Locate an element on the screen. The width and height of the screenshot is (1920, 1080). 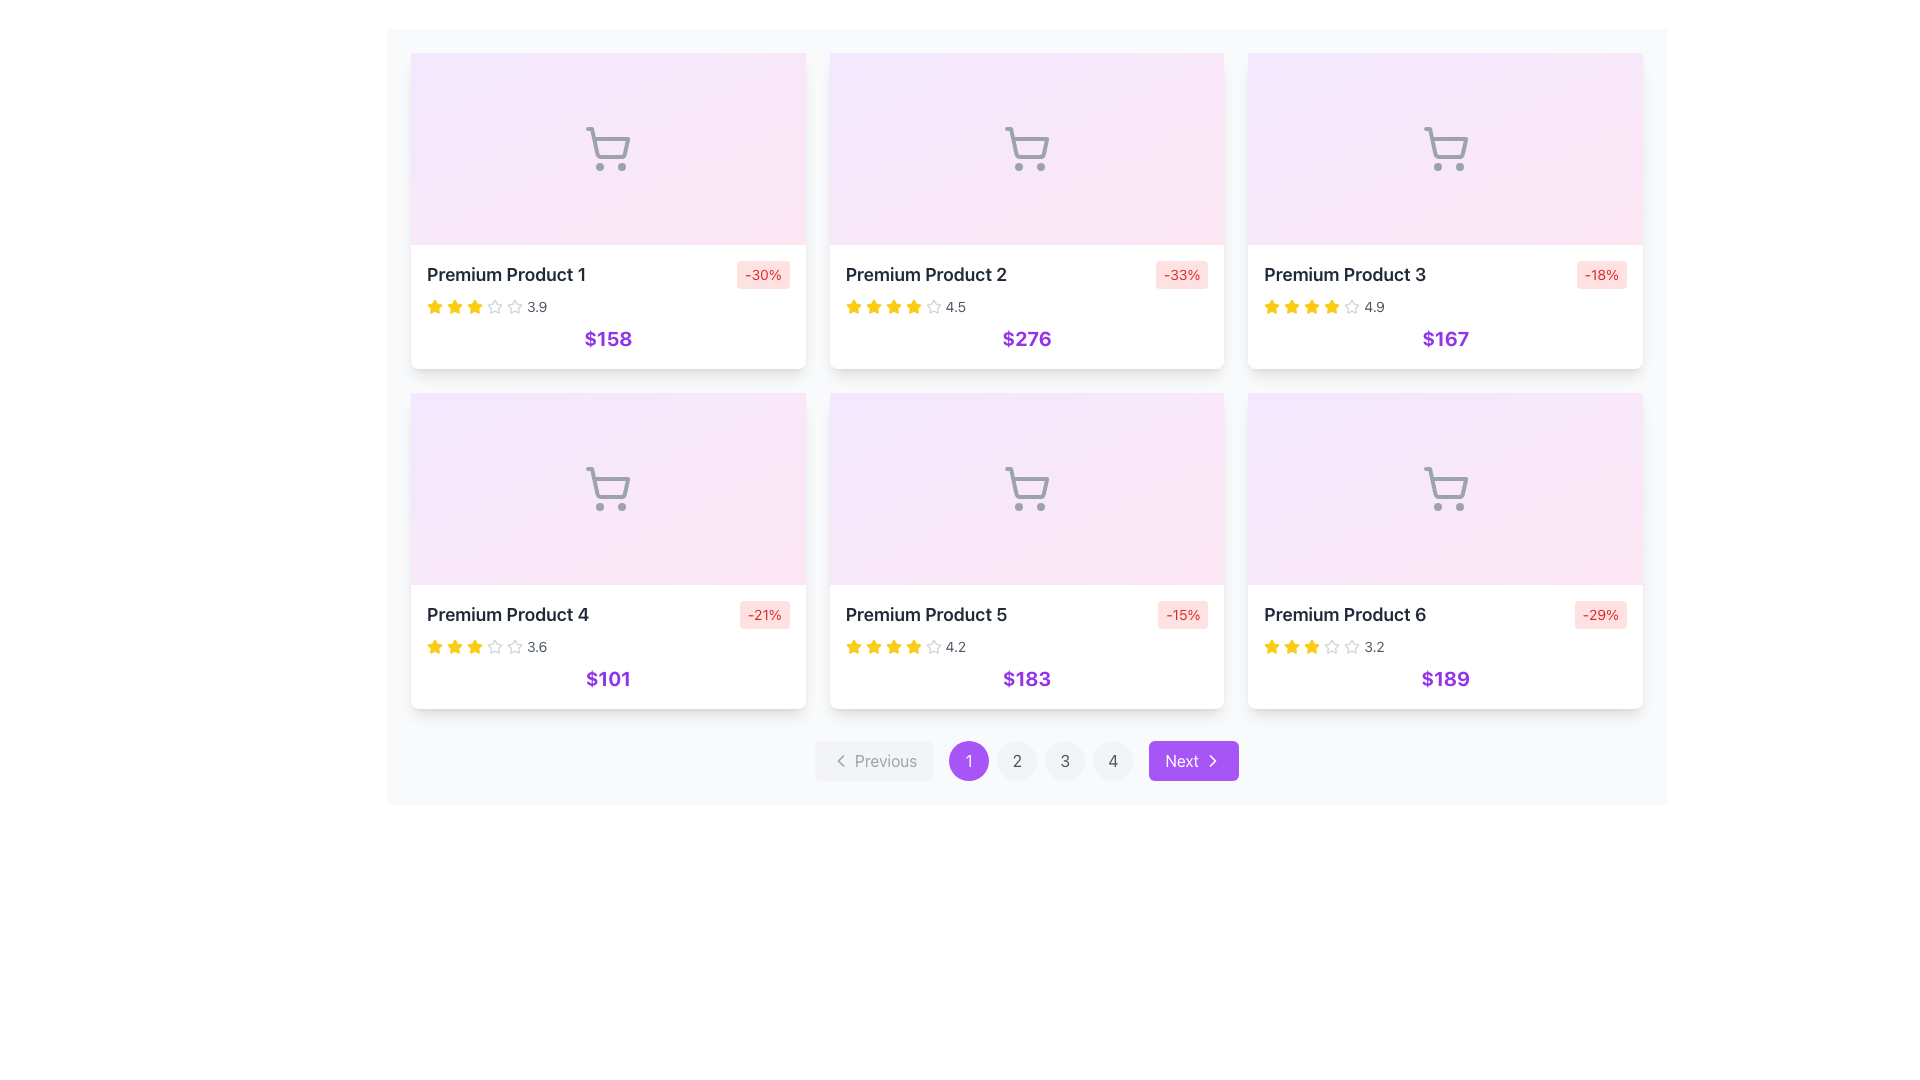
the fourth star icon is located at coordinates (474, 307).